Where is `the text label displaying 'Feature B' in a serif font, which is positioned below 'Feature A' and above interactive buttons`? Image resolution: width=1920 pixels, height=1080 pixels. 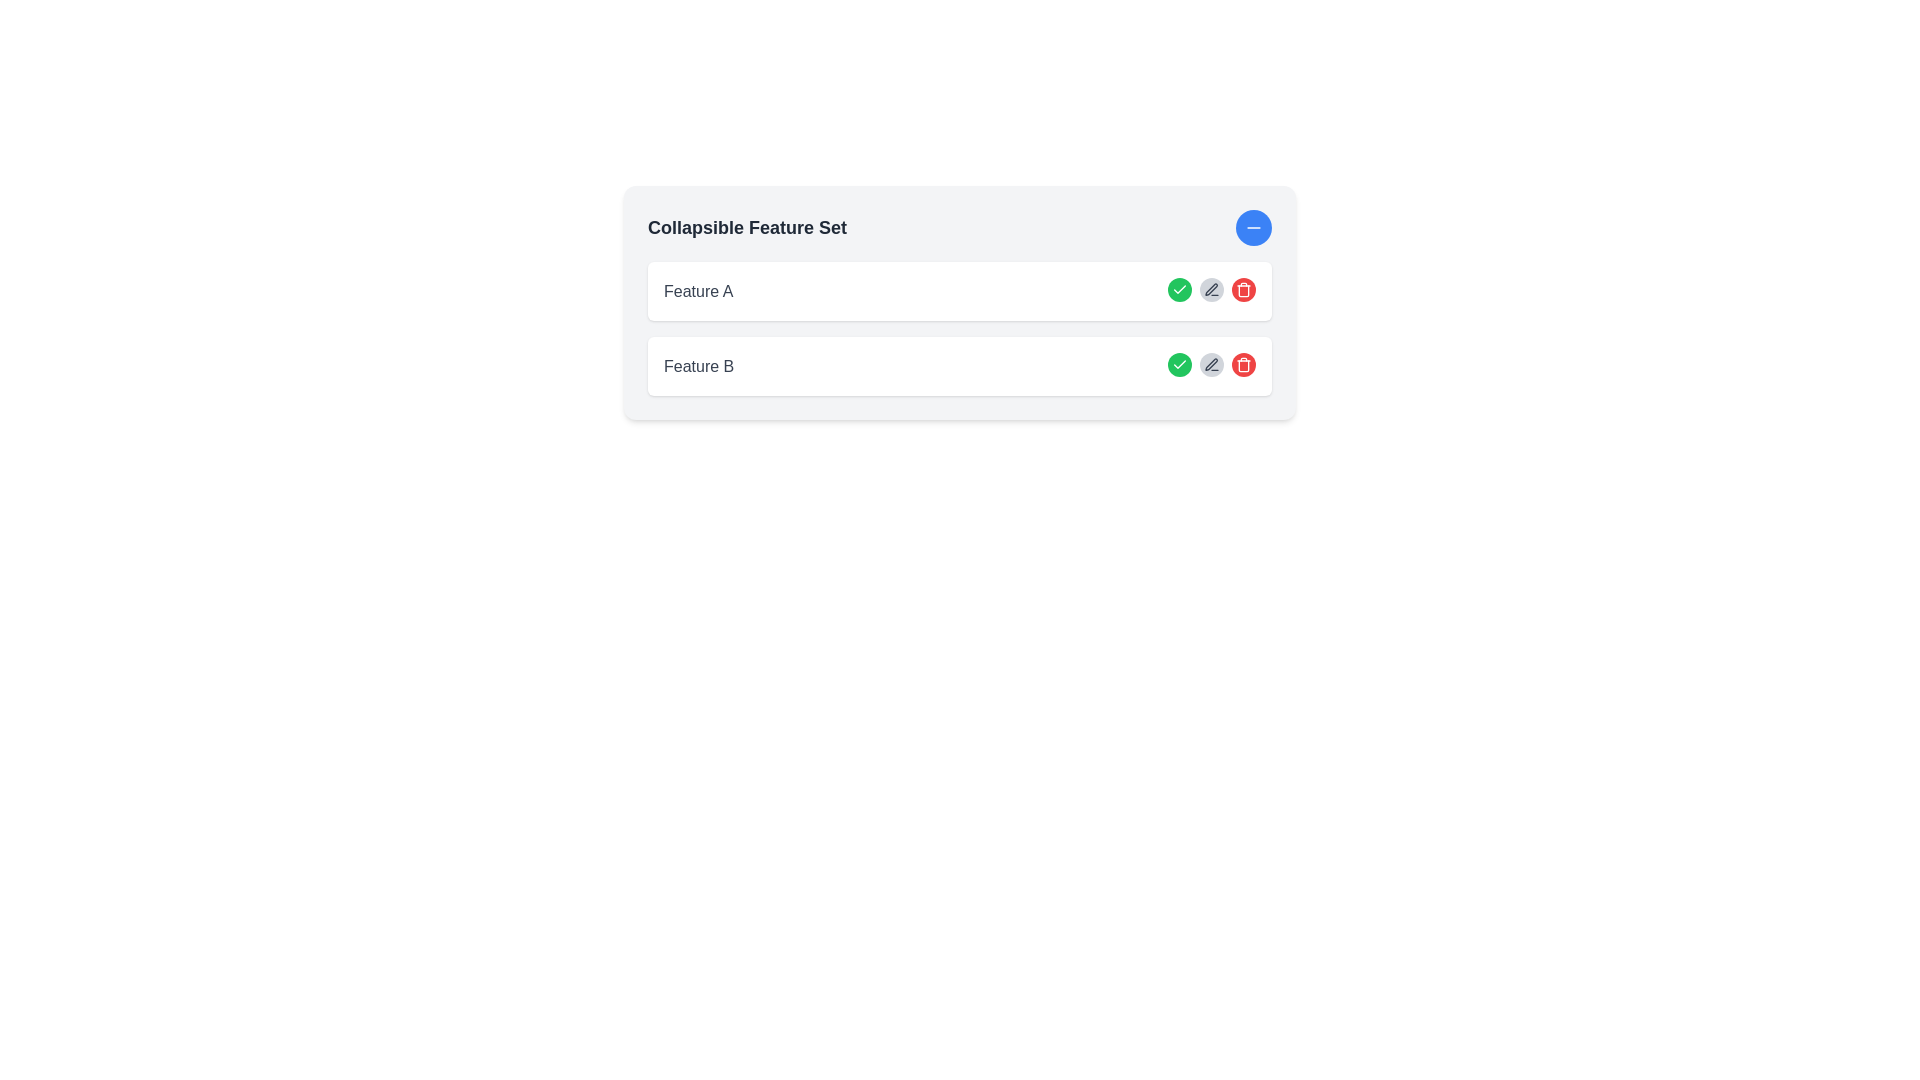
the text label displaying 'Feature B' in a serif font, which is positioned below 'Feature A' and above interactive buttons is located at coordinates (699, 366).